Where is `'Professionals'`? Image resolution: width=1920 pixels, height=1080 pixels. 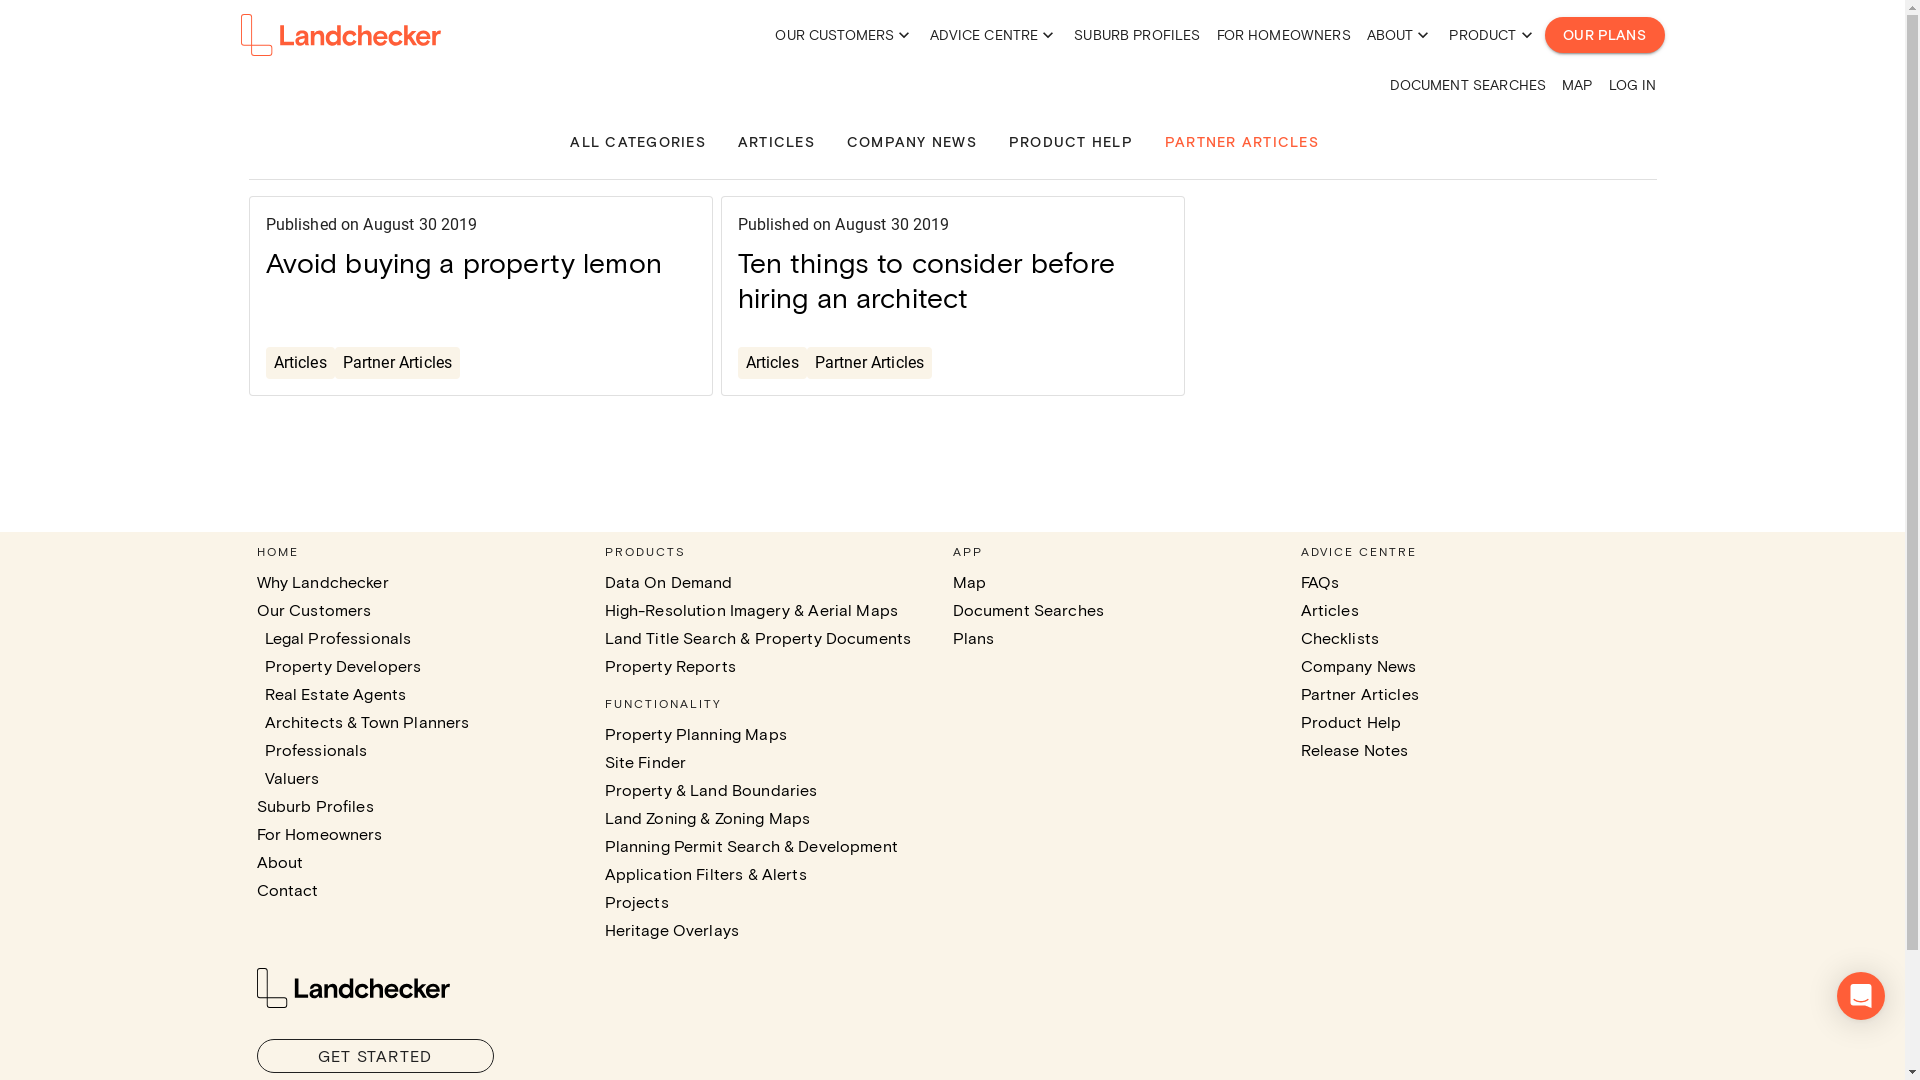
'Professionals' is located at coordinates (263, 750).